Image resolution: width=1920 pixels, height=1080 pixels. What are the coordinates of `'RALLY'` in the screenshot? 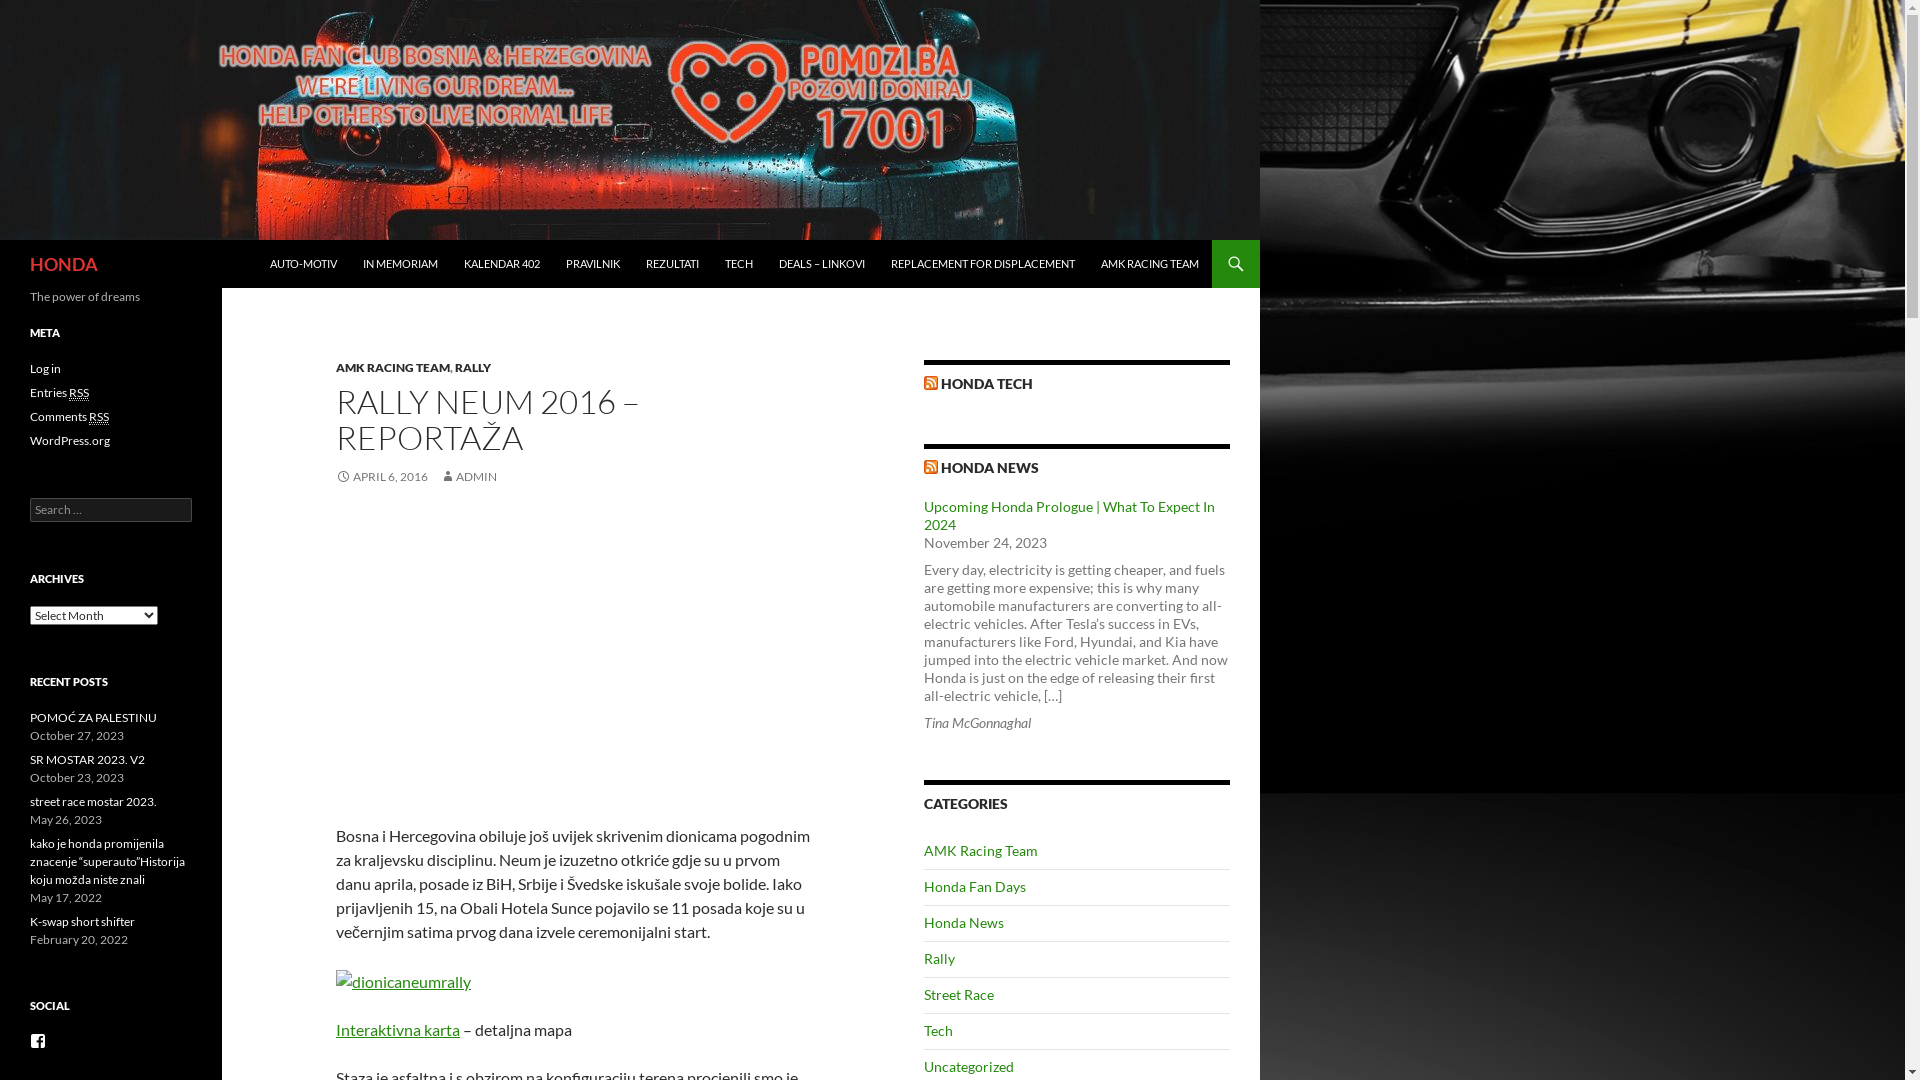 It's located at (472, 367).